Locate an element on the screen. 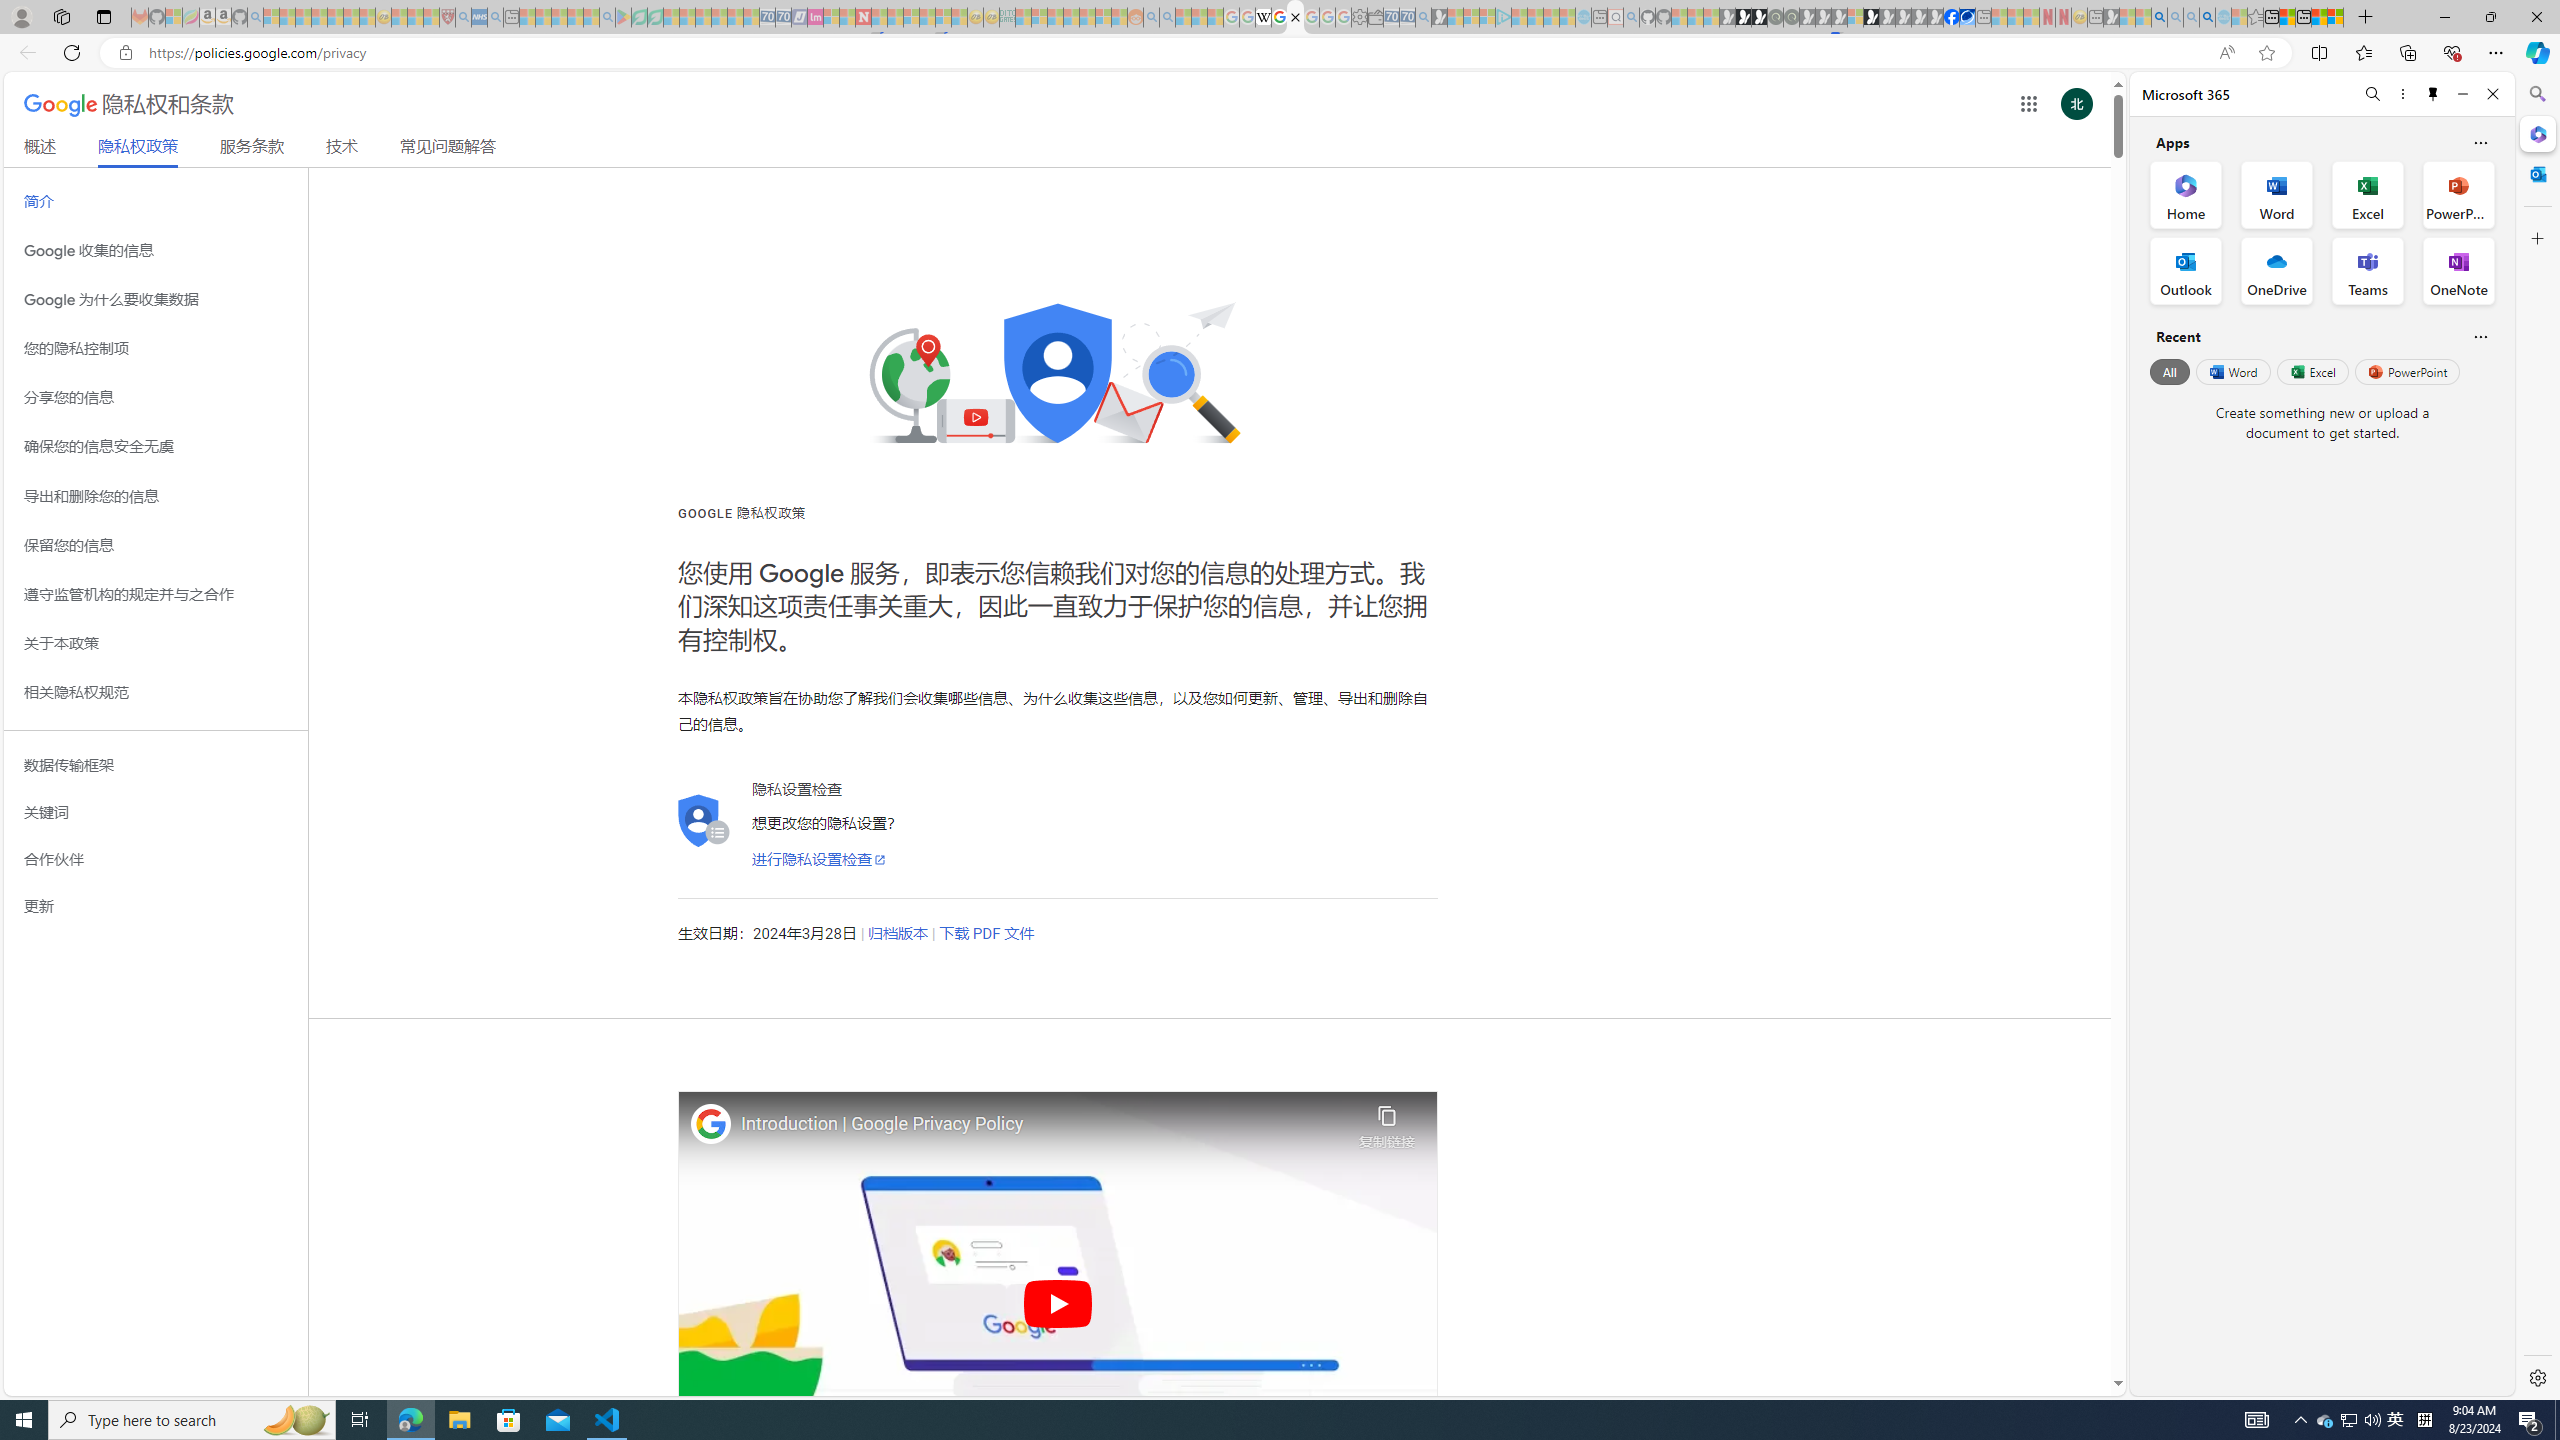 The image size is (2560, 1440). 'Excel' is located at coordinates (2311, 371).